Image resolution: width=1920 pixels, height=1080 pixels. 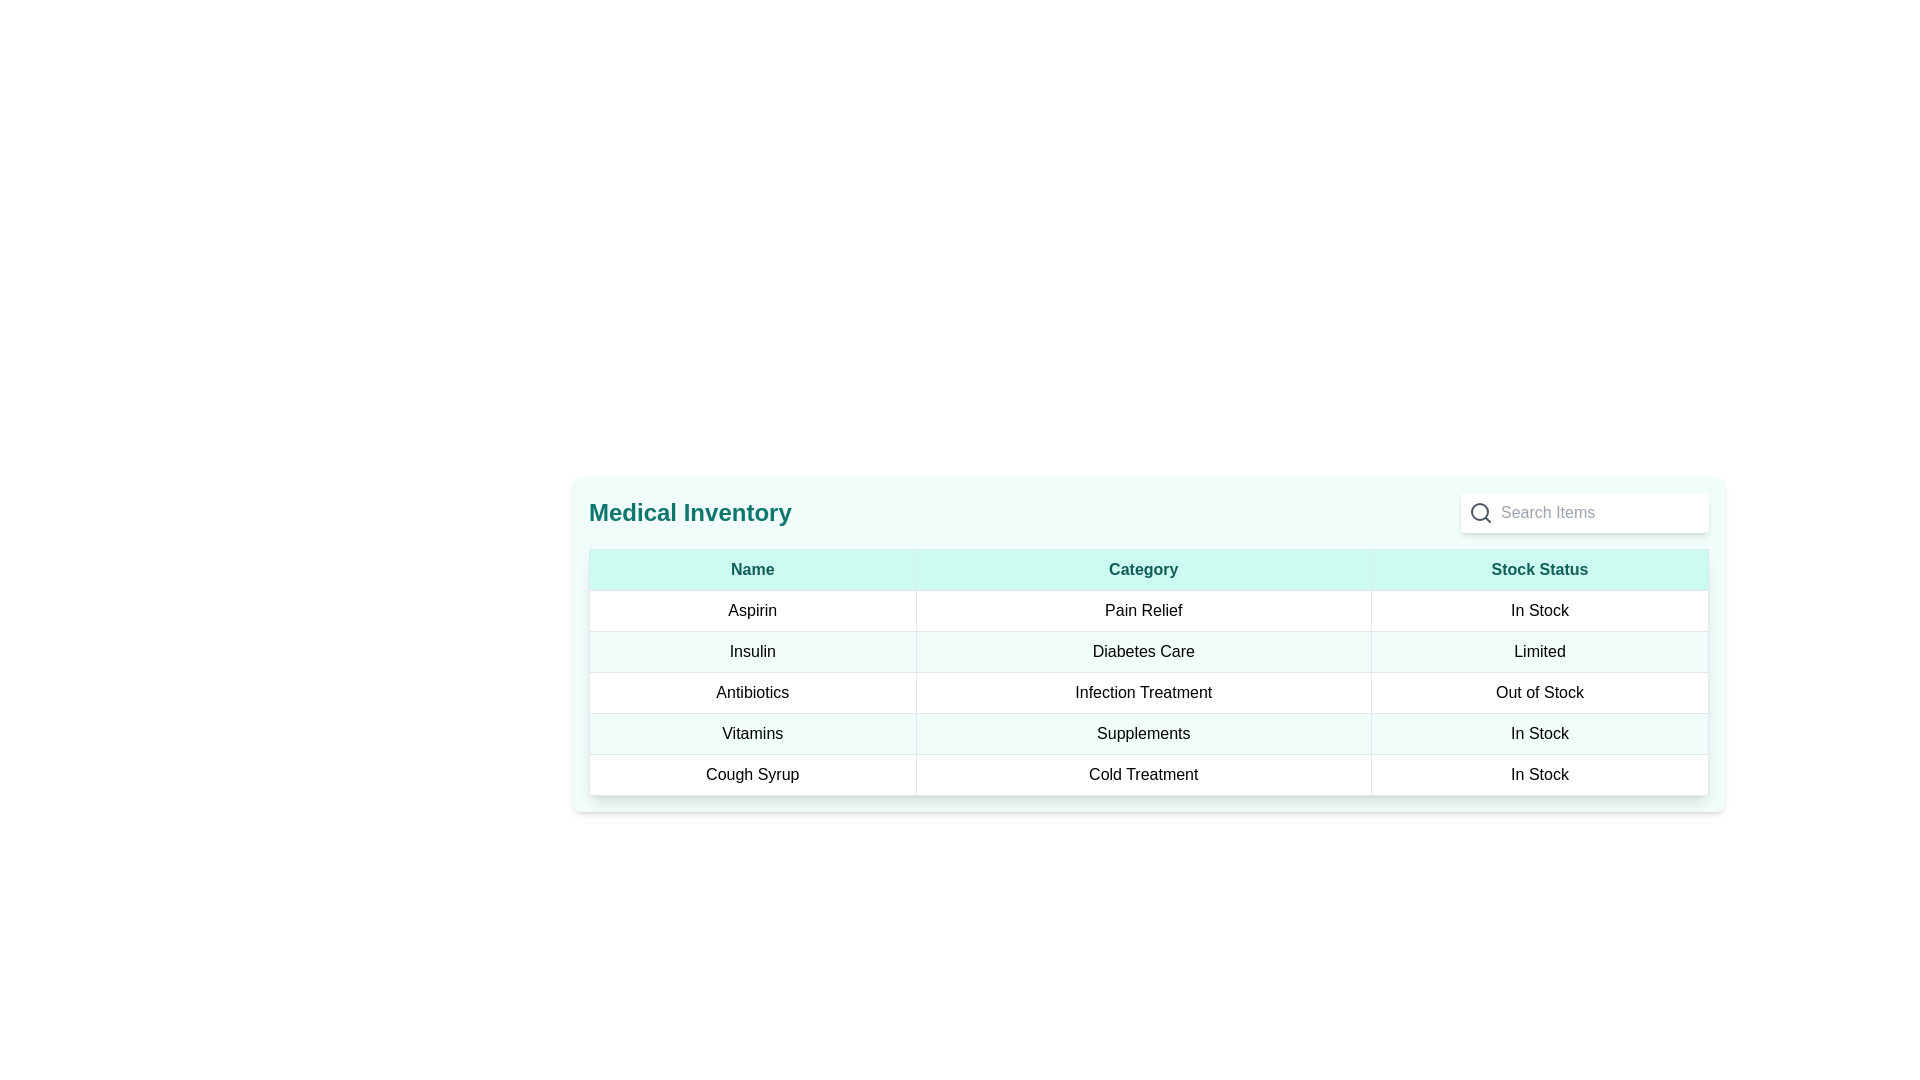 What do you see at coordinates (1148, 733) in the screenshot?
I see `the fifth row in the table displaying 'Vitamins', 'Supplements', and 'In Stock', which is located between 'Antibiotics' and 'Cough Syrup'` at bounding box center [1148, 733].